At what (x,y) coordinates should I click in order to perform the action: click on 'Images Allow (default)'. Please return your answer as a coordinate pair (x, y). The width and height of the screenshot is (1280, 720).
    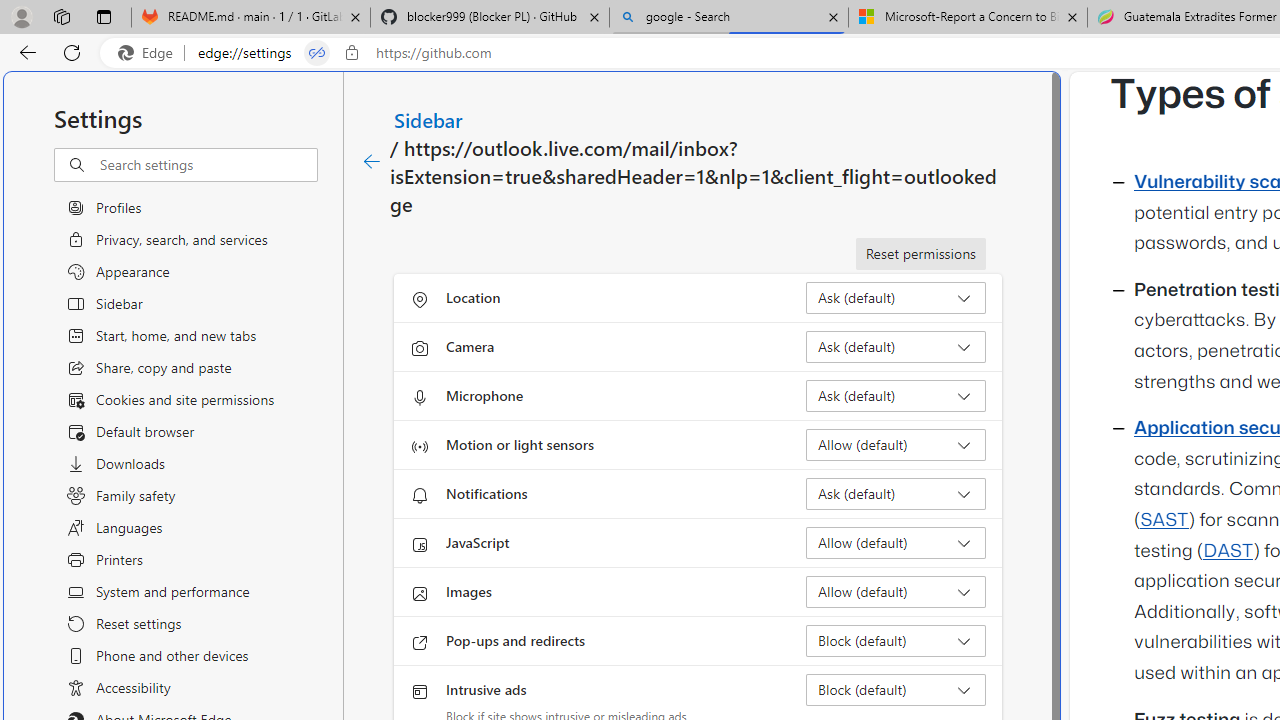
    Looking at the image, I should click on (895, 590).